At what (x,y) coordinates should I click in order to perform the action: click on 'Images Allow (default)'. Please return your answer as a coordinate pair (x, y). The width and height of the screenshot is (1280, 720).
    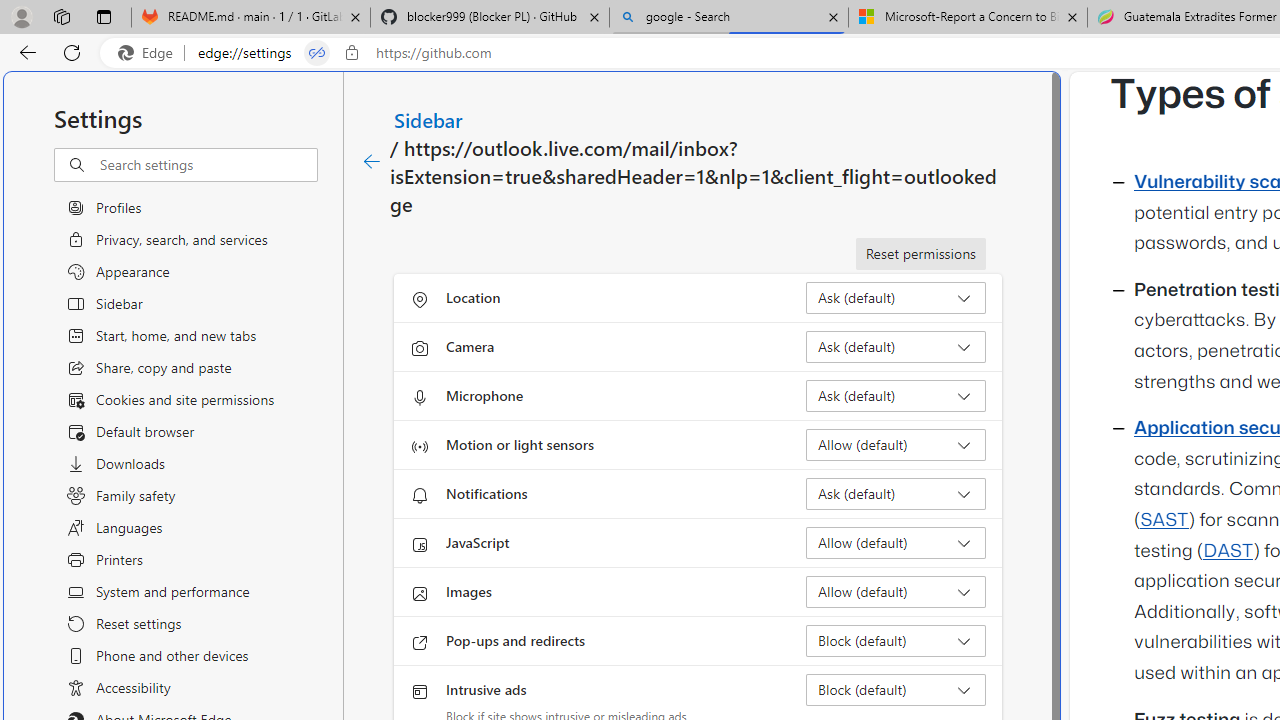
    Looking at the image, I should click on (895, 590).